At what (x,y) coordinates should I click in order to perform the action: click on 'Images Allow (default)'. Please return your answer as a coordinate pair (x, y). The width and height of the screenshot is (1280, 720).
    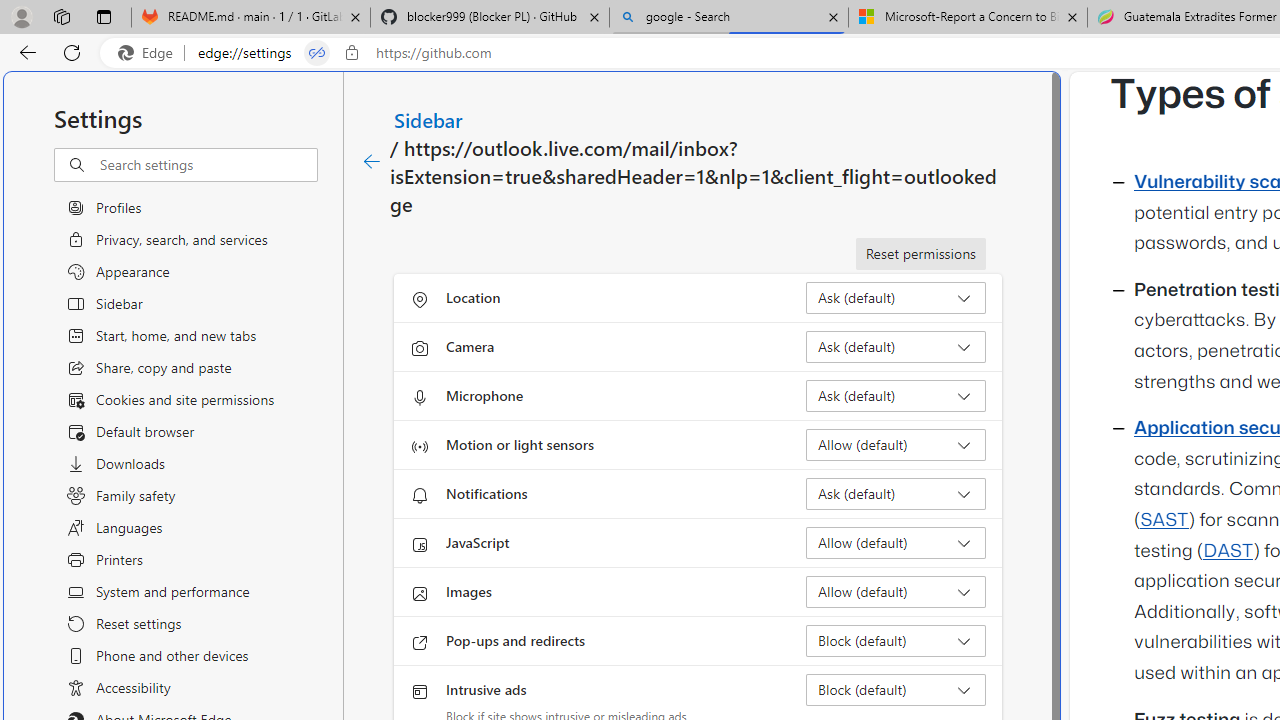
    Looking at the image, I should click on (895, 590).